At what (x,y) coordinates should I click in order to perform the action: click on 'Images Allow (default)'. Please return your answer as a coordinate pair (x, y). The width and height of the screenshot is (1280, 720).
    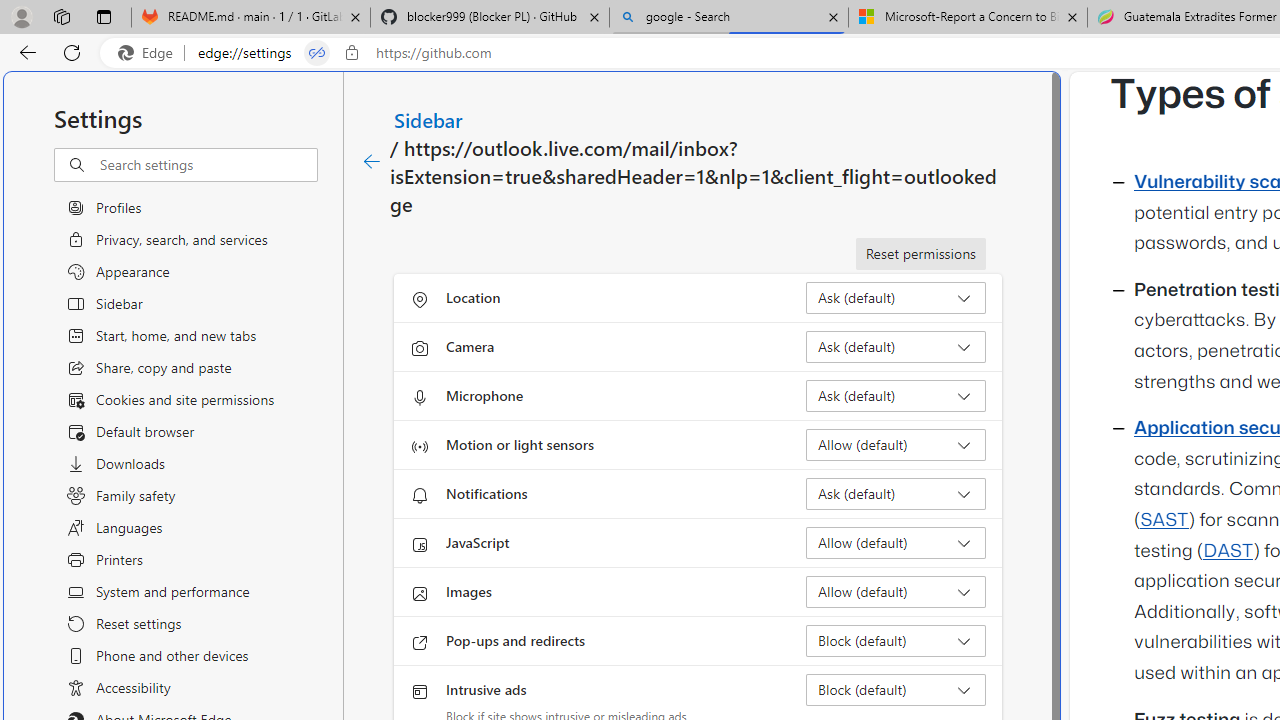
    Looking at the image, I should click on (895, 590).